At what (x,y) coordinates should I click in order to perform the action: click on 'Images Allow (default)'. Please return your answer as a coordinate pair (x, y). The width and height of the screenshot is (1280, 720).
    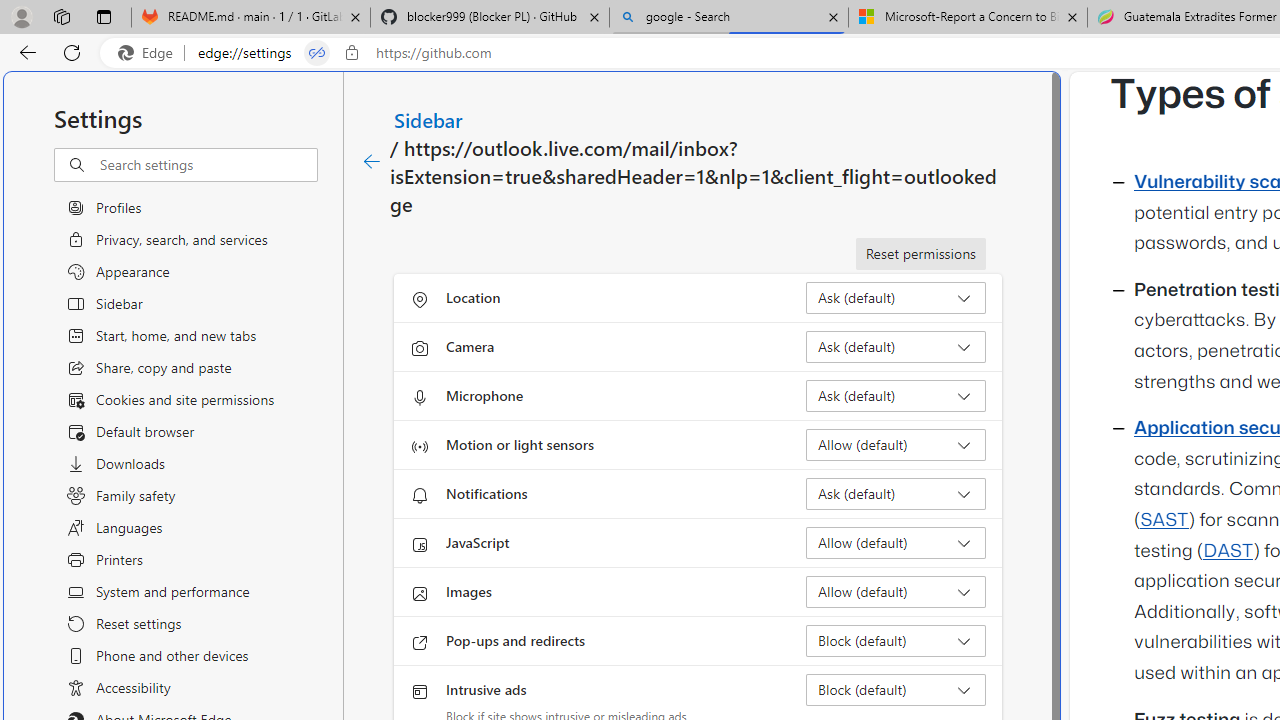
    Looking at the image, I should click on (895, 590).